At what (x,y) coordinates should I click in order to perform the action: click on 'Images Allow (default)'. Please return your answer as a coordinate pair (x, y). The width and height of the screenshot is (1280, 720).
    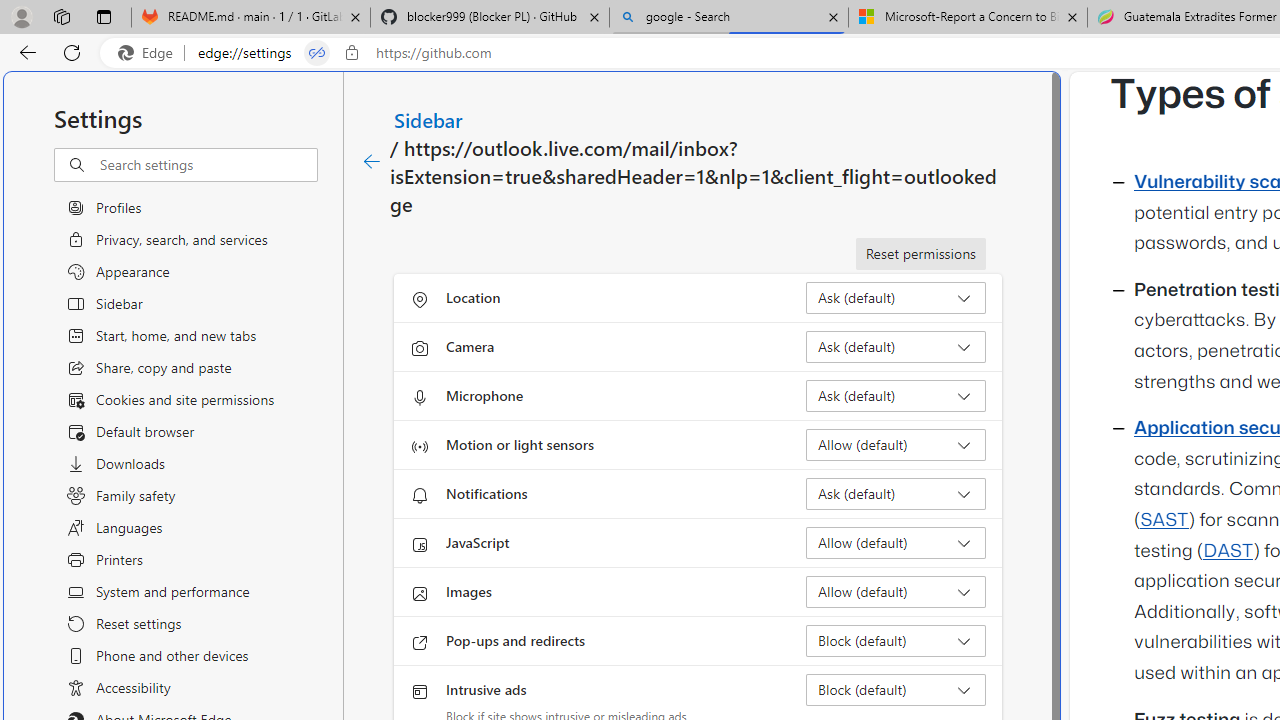
    Looking at the image, I should click on (895, 590).